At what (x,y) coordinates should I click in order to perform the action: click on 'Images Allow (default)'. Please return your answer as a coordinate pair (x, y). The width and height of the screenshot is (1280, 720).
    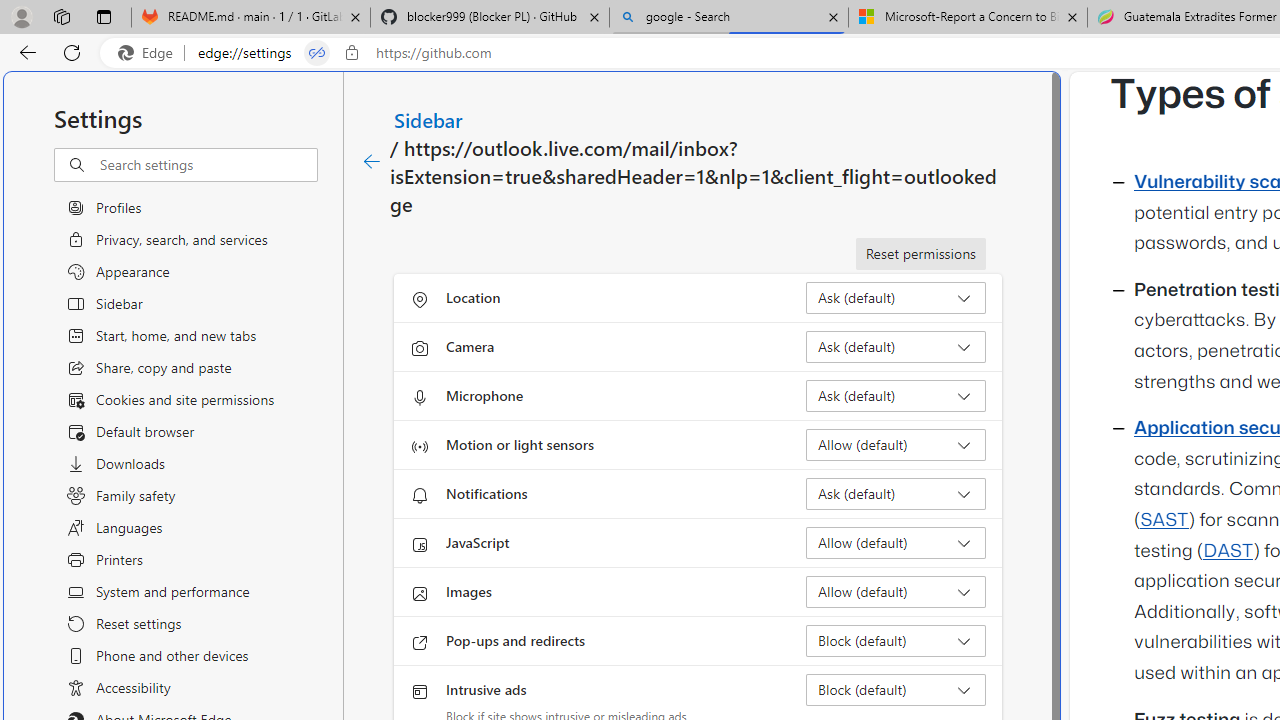
    Looking at the image, I should click on (895, 590).